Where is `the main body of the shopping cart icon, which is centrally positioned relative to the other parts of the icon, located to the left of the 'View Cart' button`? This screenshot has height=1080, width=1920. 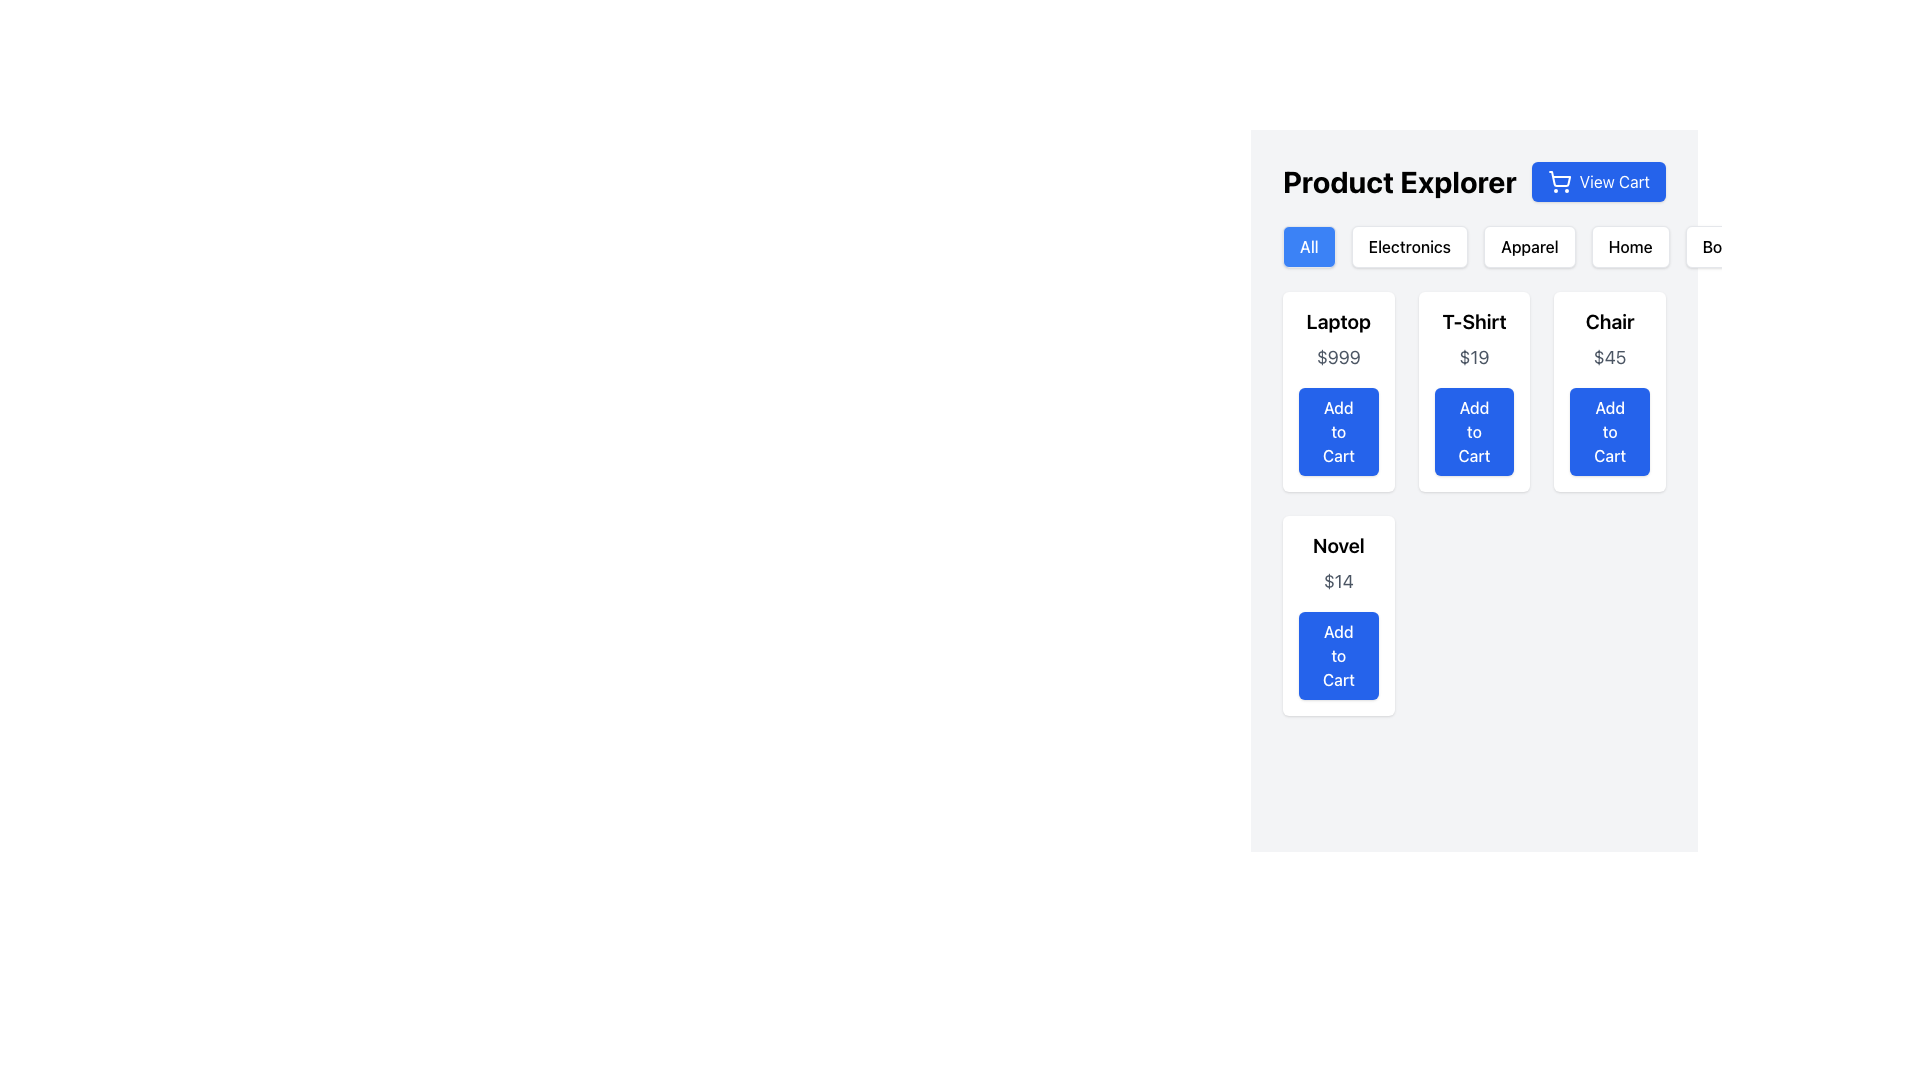
the main body of the shopping cart icon, which is centrally positioned relative to the other parts of the icon, located to the left of the 'View Cart' button is located at coordinates (1558, 178).